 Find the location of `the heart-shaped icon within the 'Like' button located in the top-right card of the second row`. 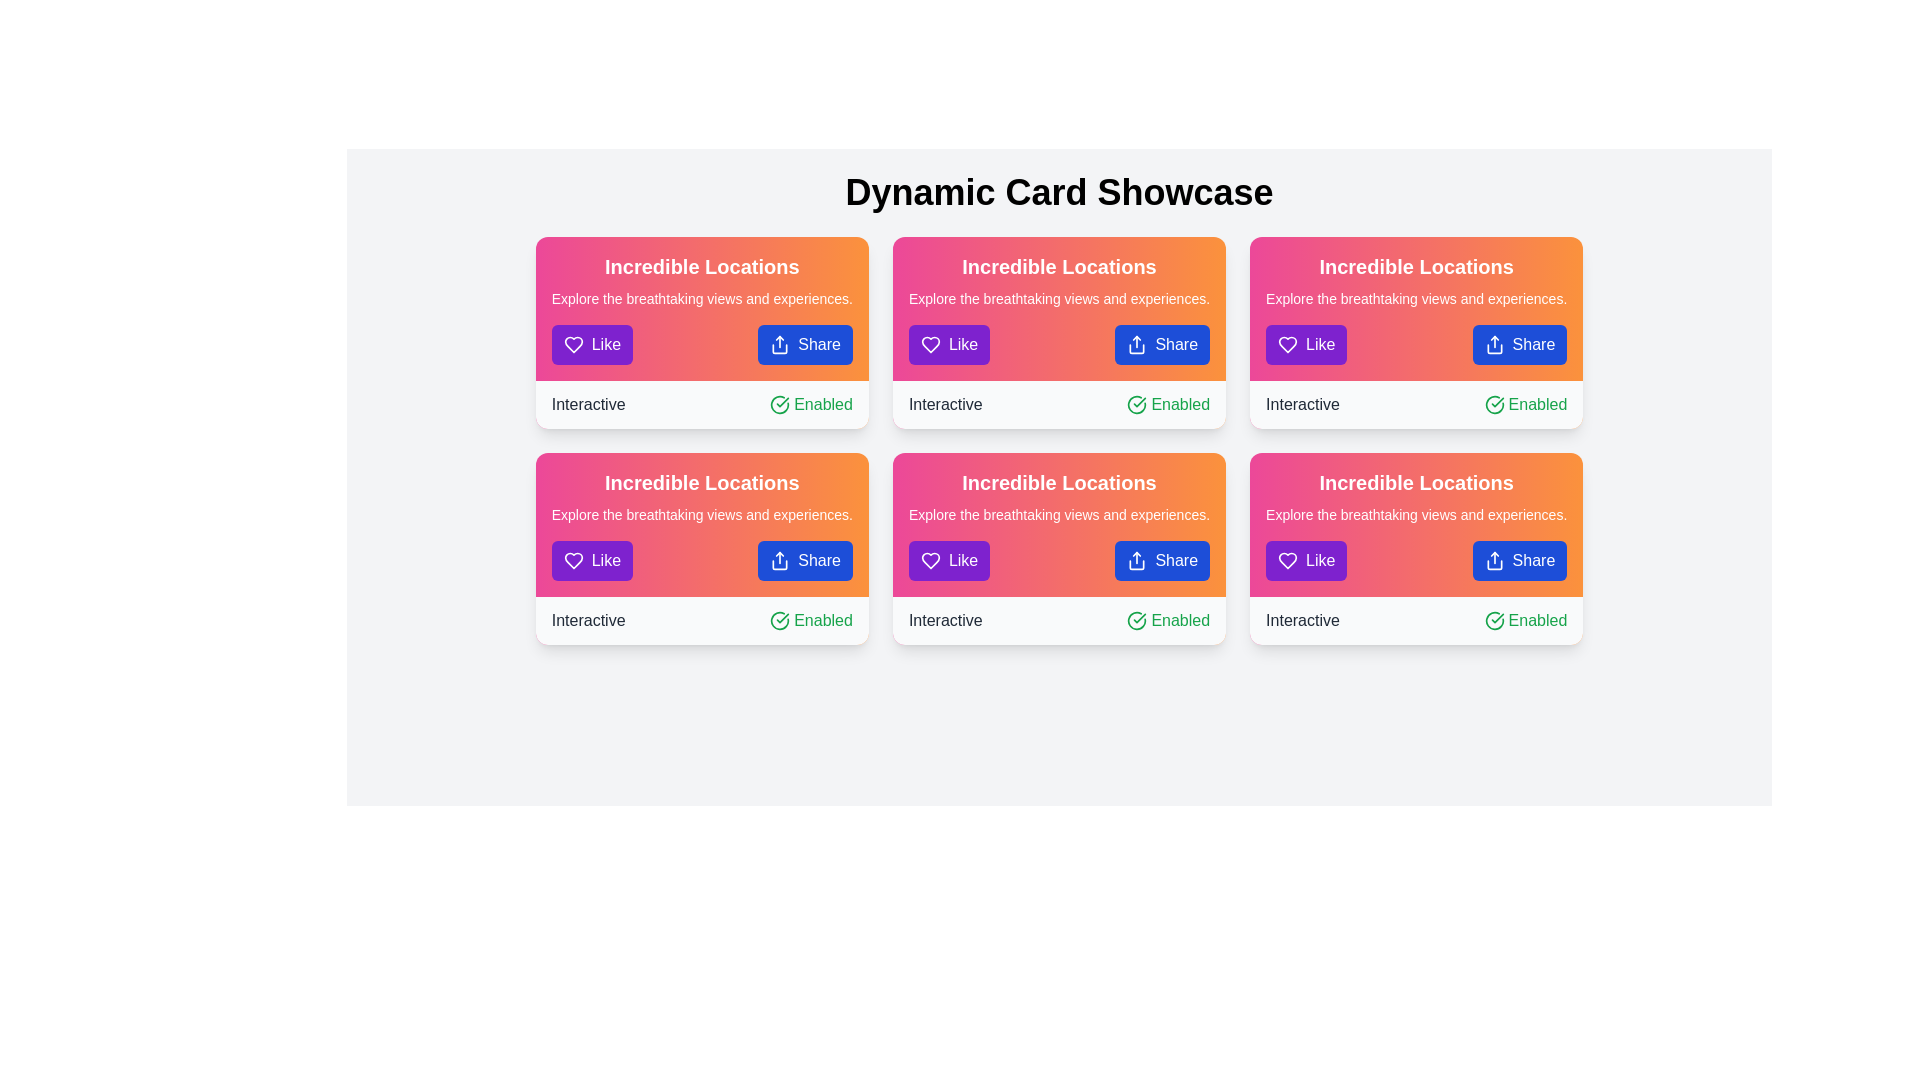

the heart-shaped icon within the 'Like' button located in the top-right card of the second row is located at coordinates (572, 343).